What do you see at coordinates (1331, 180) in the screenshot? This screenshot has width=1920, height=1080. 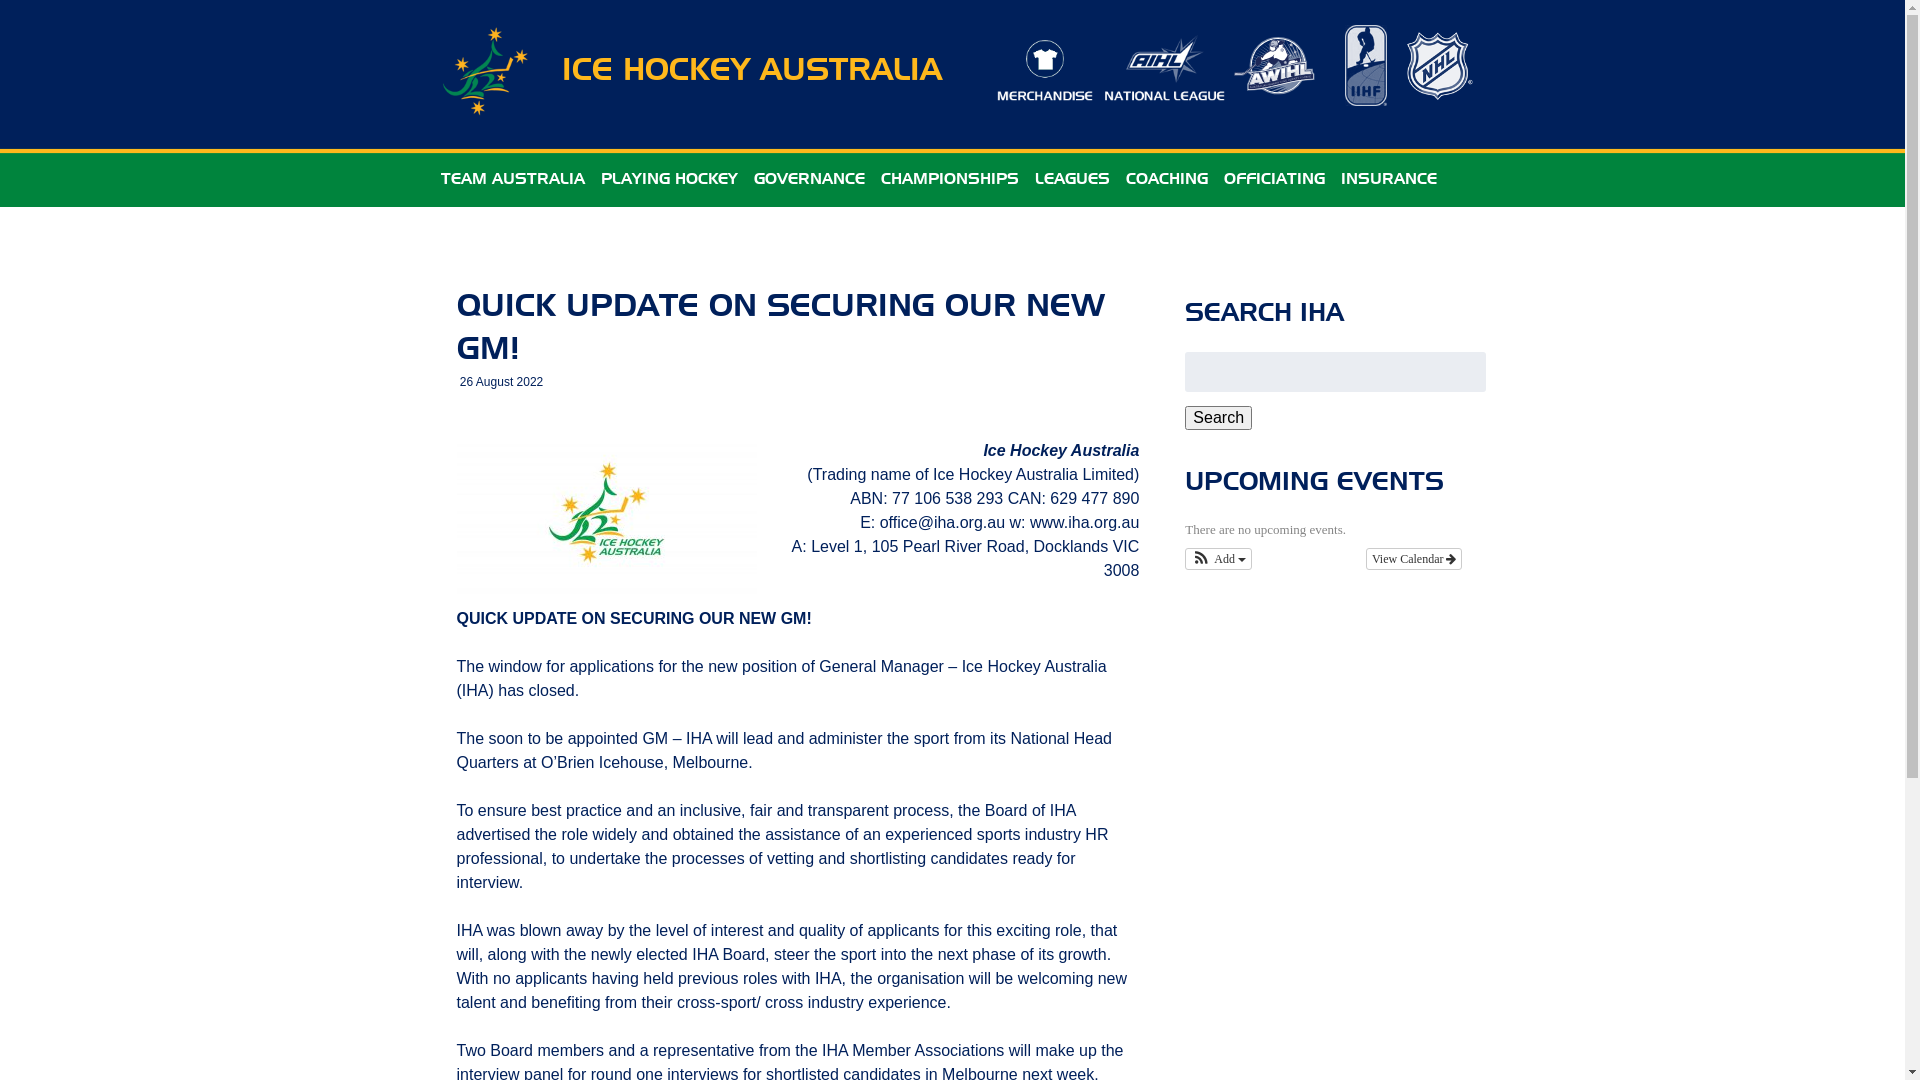 I see `'INSURANCE'` at bounding box center [1331, 180].